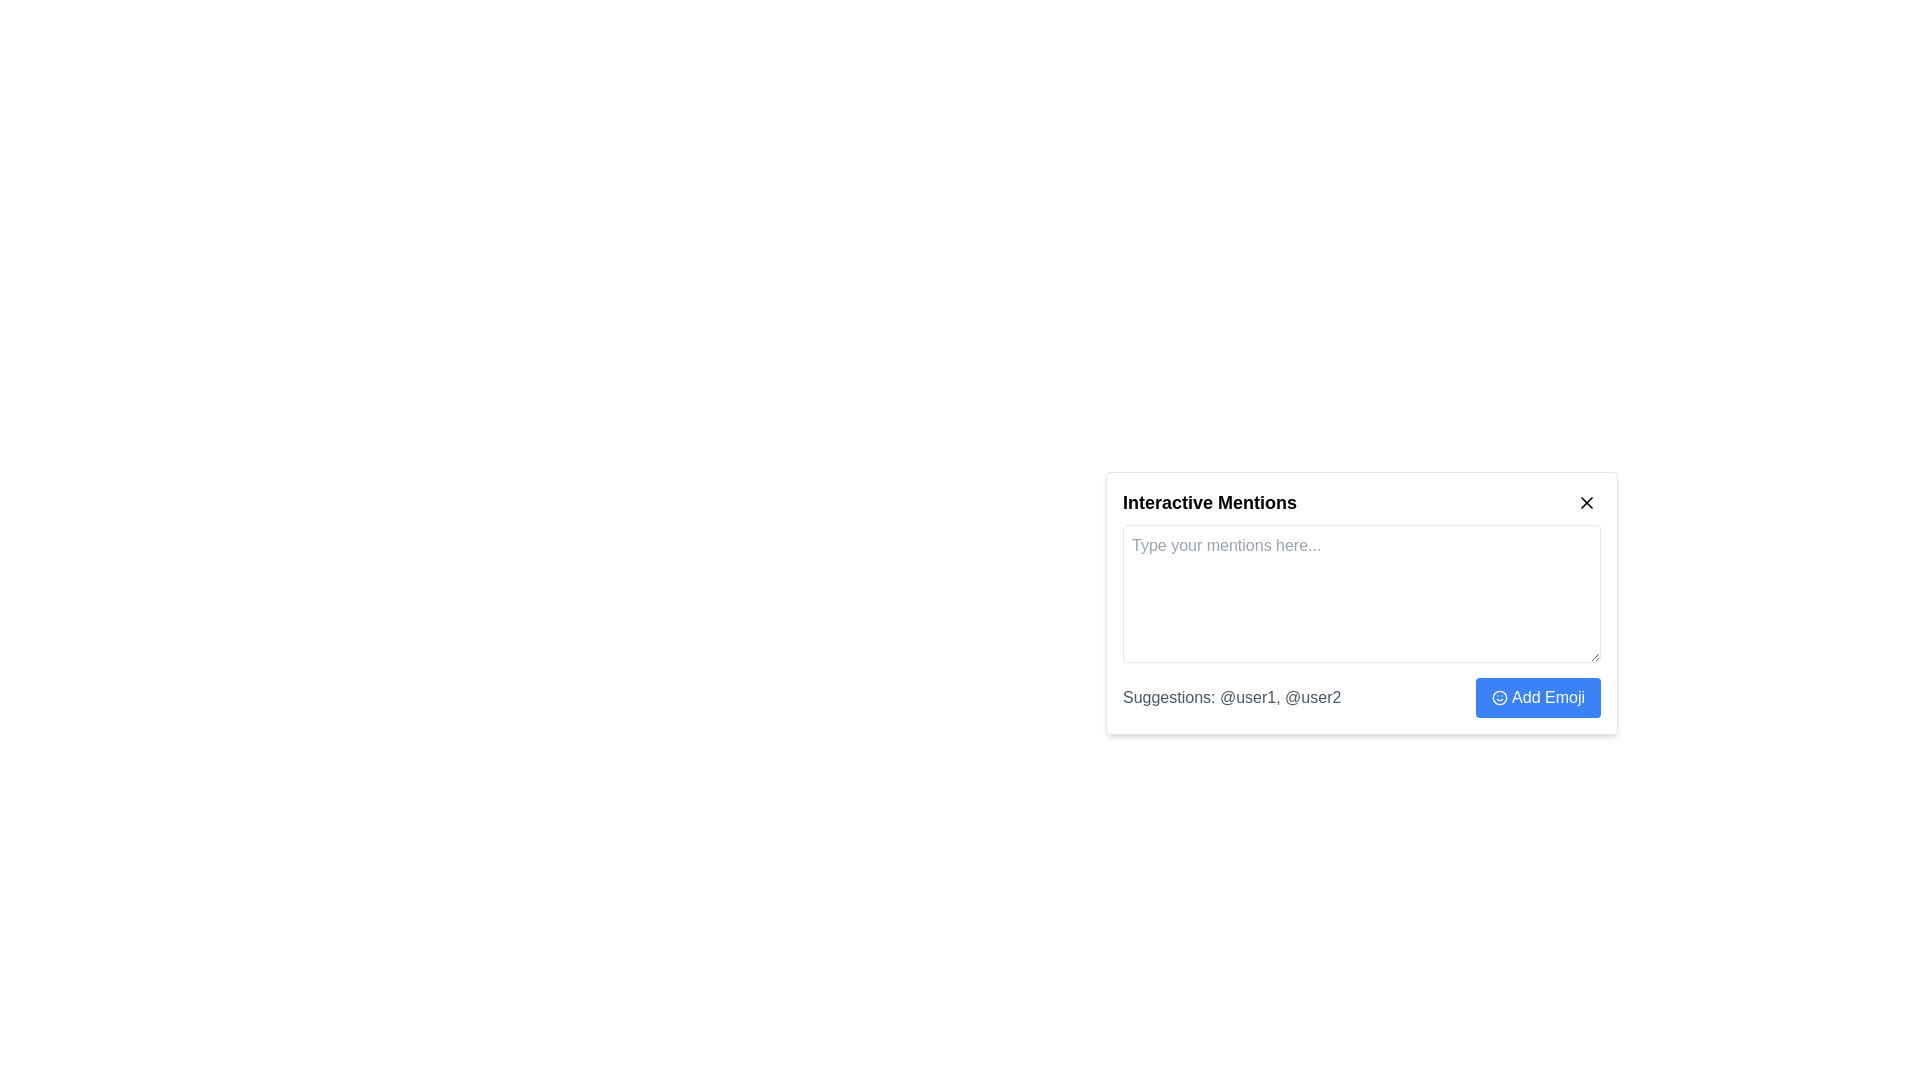  I want to click on the close button located at the top-right corner of the 'Interactive Mentions' dialog box, so click(1586, 501).